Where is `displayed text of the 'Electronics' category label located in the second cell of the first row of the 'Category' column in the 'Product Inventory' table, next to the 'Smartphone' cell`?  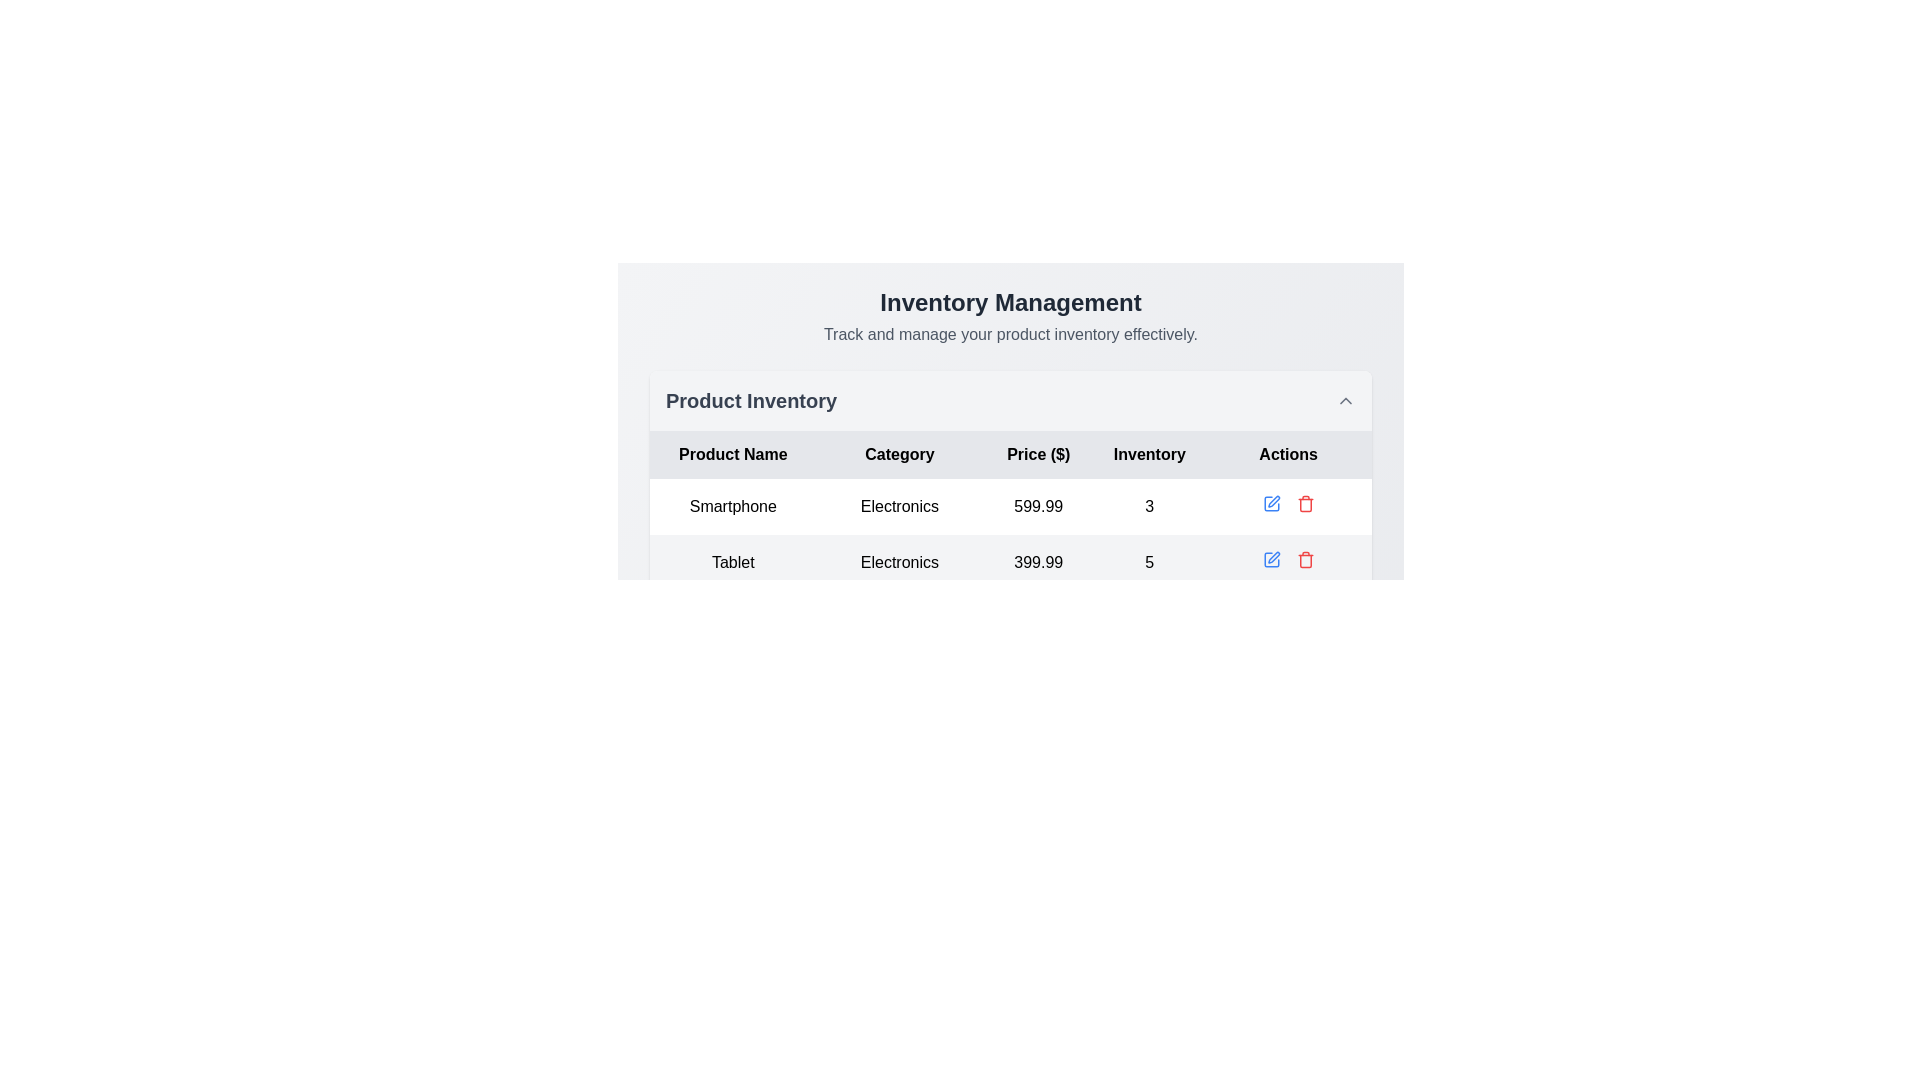 displayed text of the 'Electronics' category label located in the second cell of the first row of the 'Category' column in the 'Product Inventory' table, next to the 'Smartphone' cell is located at coordinates (898, 505).